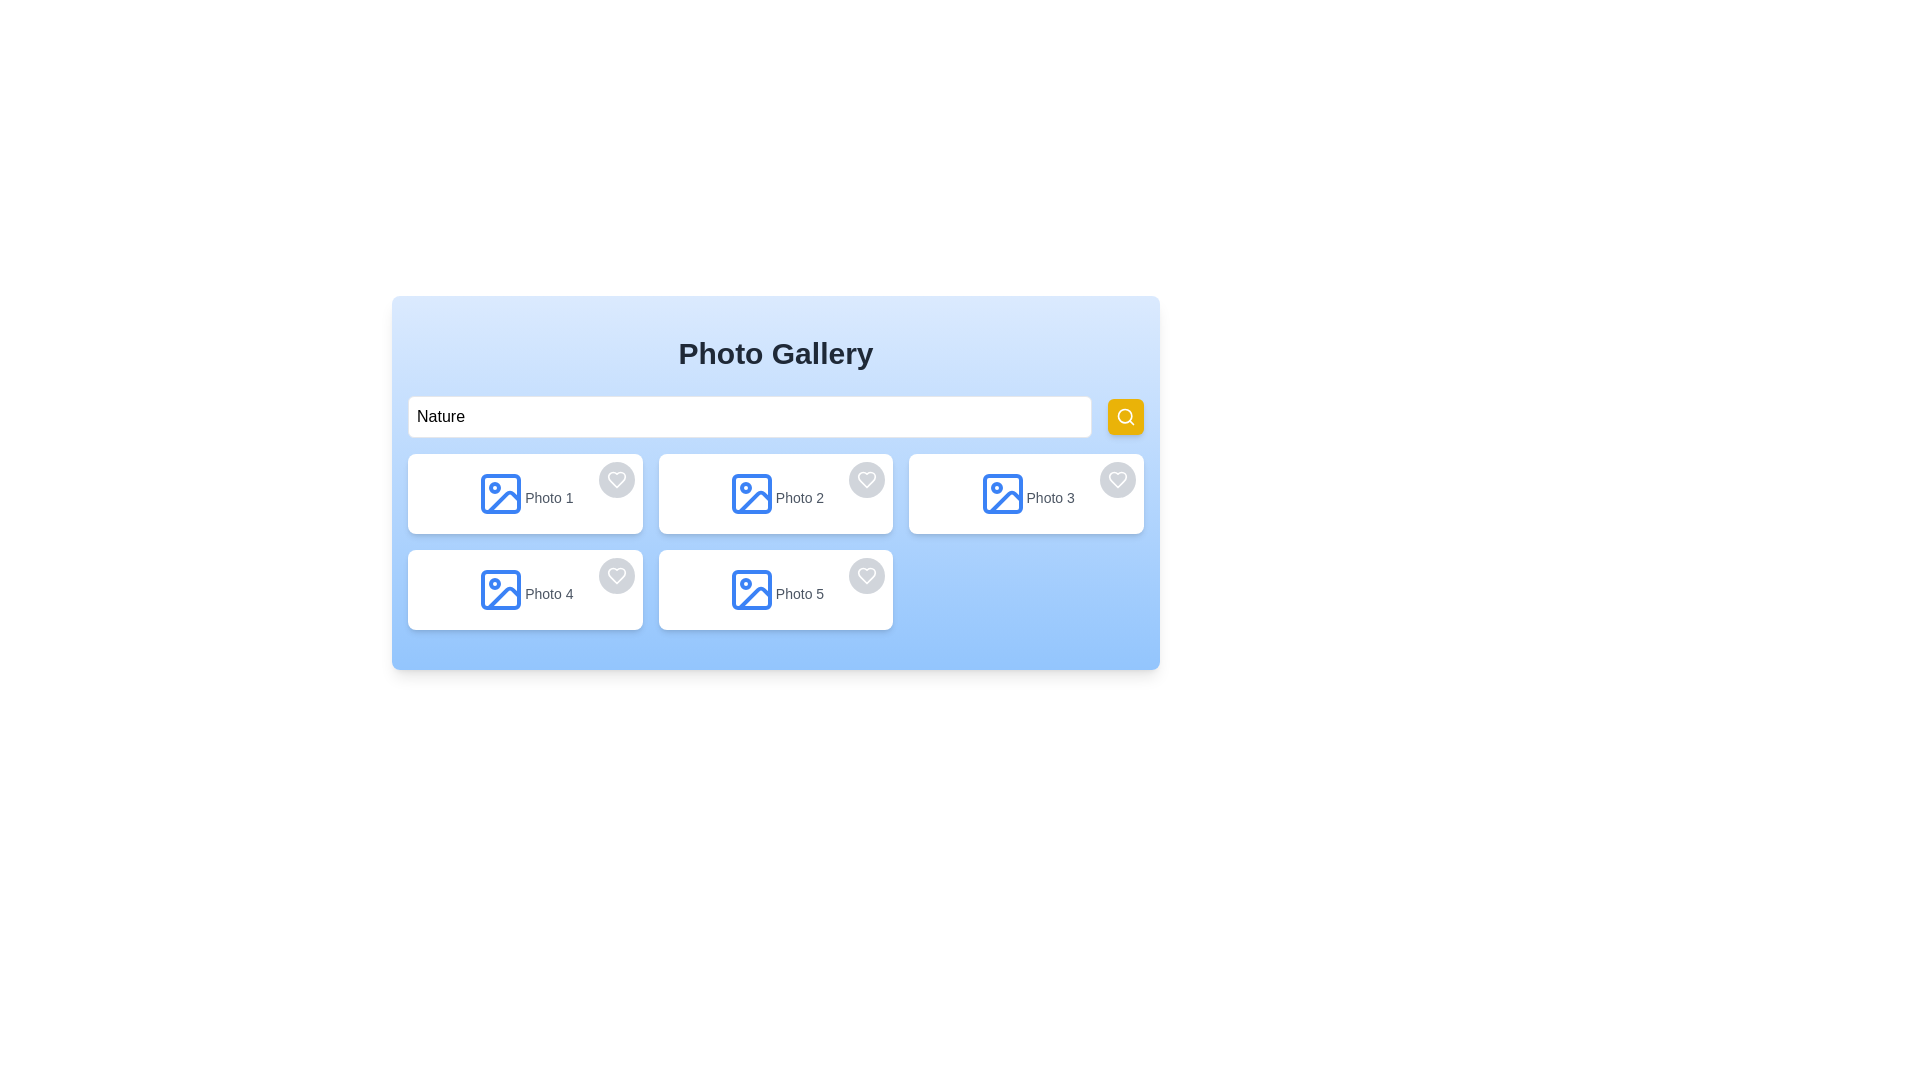  I want to click on the 'favorite' icon button located at the bottom-right corner of the thumbnail for 'Photo 2' in the photo gallery interface, so click(867, 479).